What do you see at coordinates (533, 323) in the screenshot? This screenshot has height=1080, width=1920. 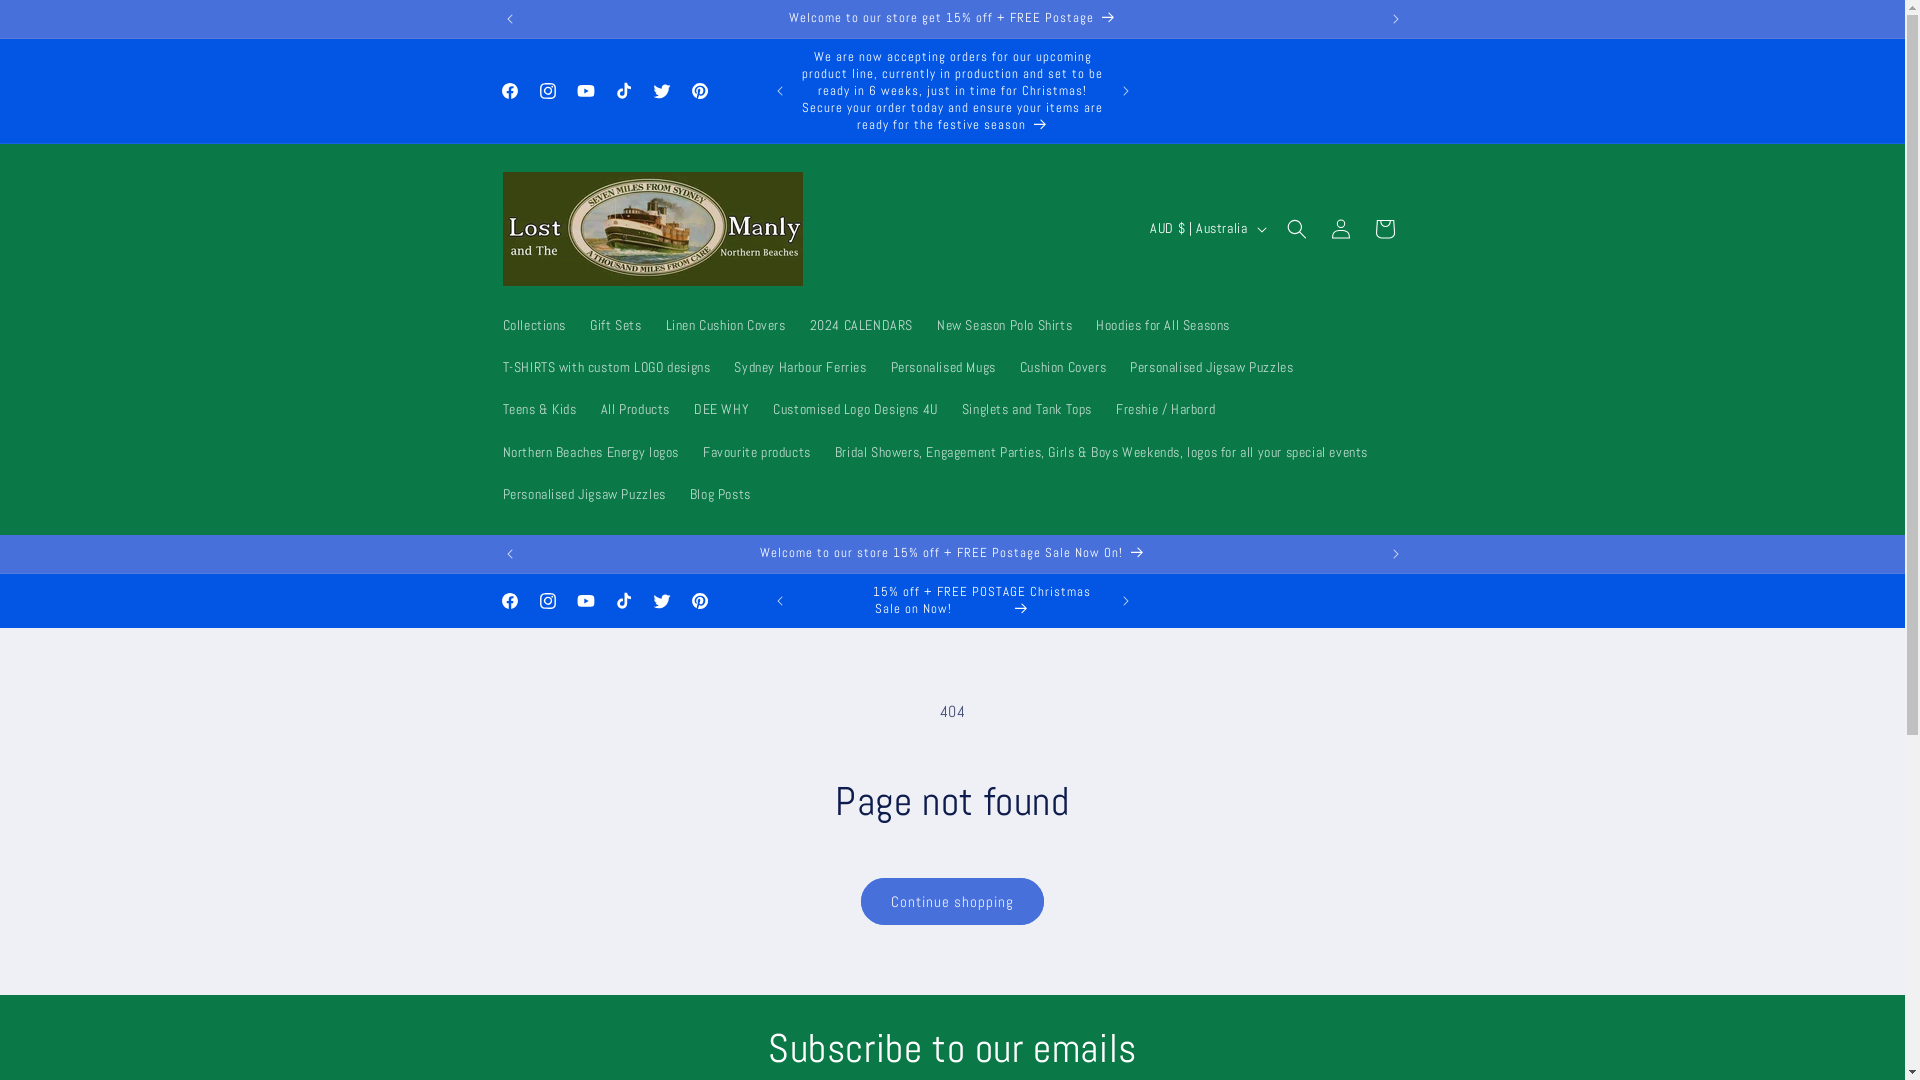 I see `'Collections'` at bounding box center [533, 323].